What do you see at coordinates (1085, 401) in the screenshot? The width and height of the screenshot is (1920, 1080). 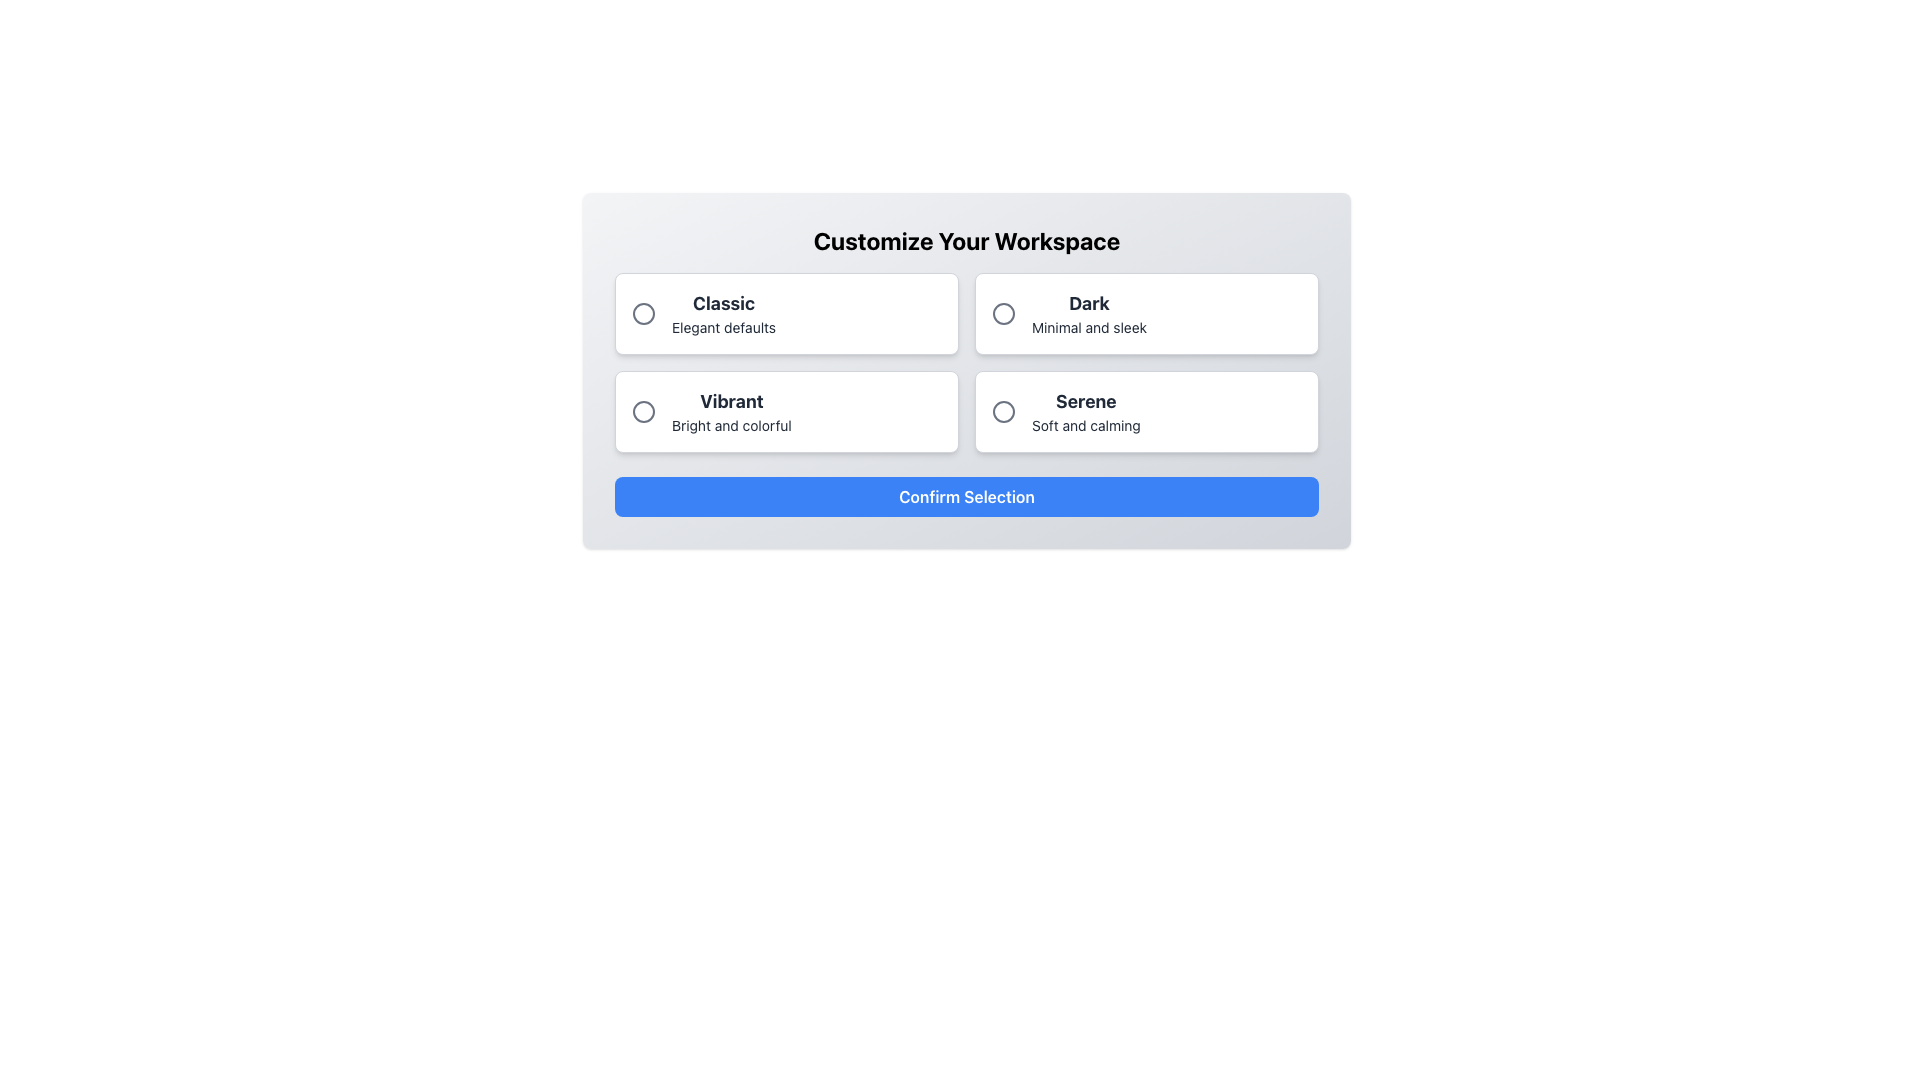 I see `text of the header labeled 'Serene' which is located in the bottom-right quadrant of the interface, distinguishing it among other options` at bounding box center [1085, 401].